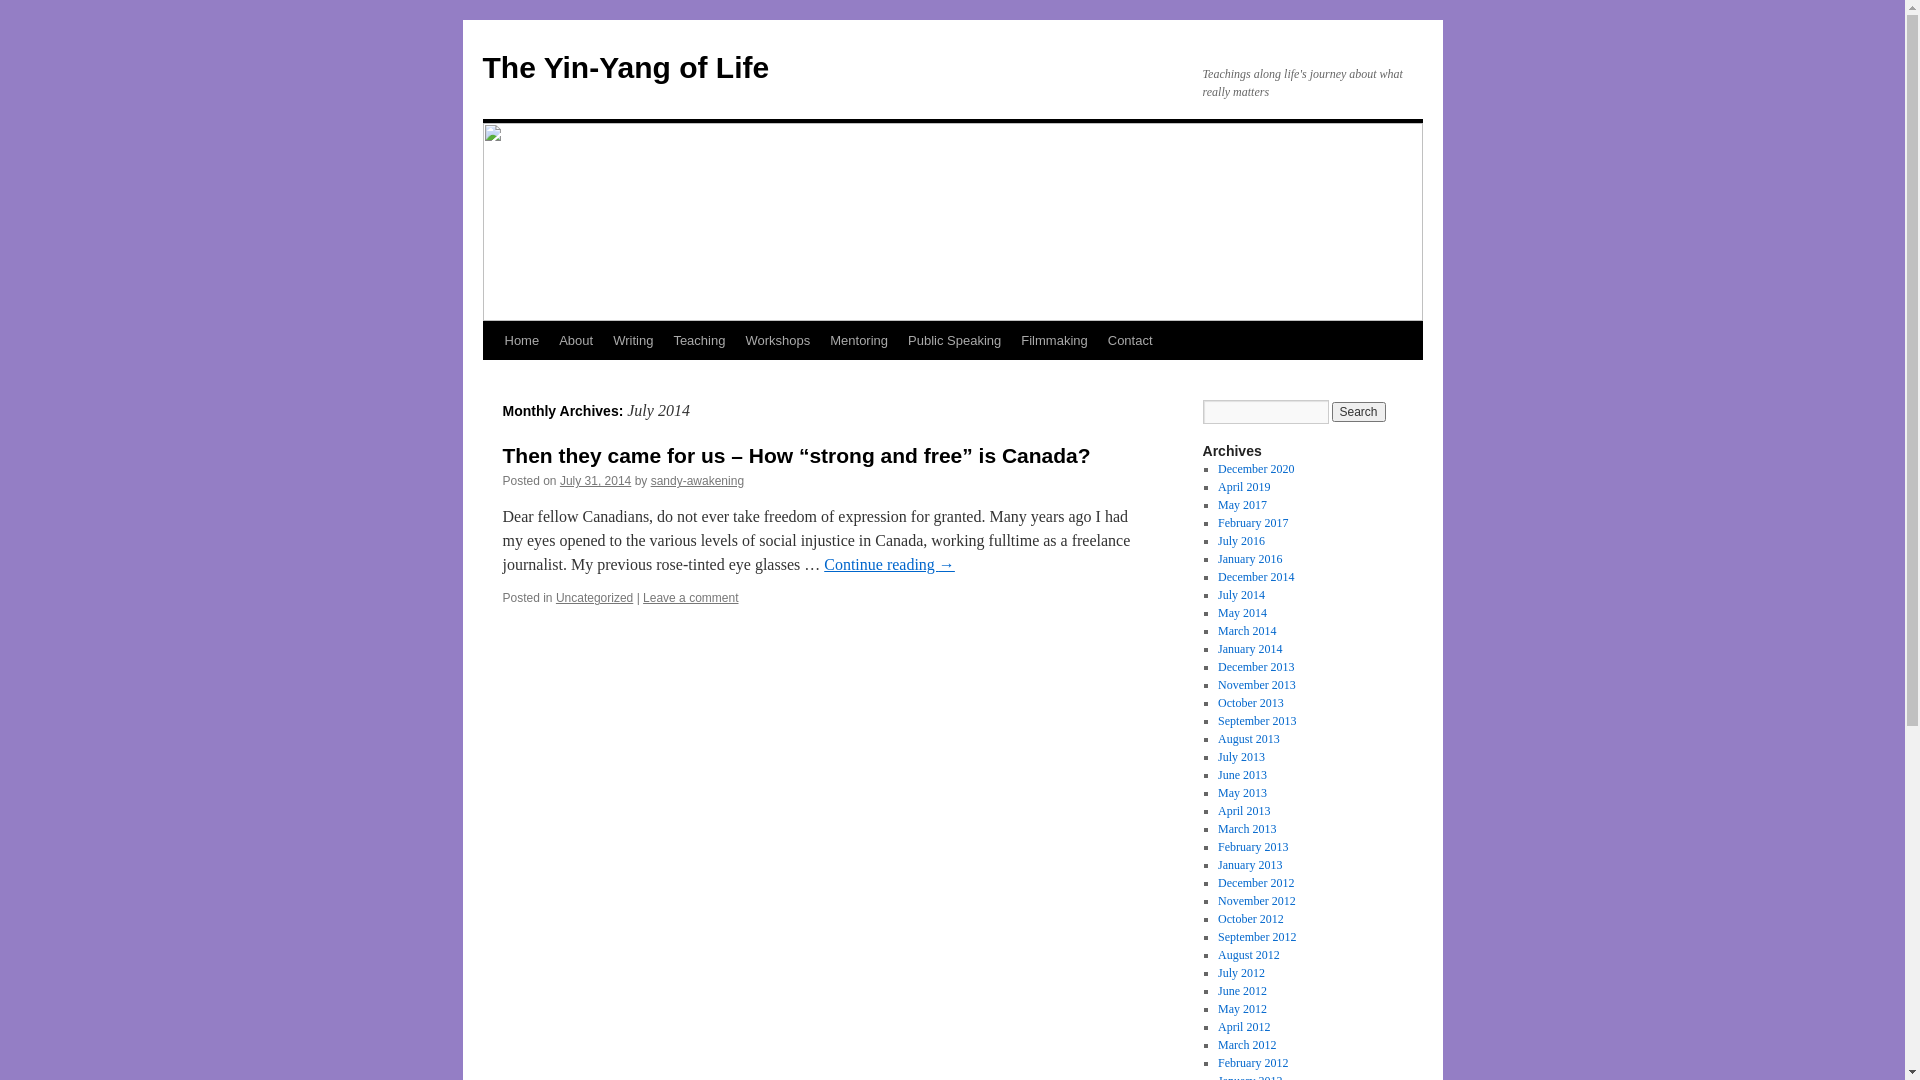  I want to click on 'July 31, 2014', so click(594, 481).